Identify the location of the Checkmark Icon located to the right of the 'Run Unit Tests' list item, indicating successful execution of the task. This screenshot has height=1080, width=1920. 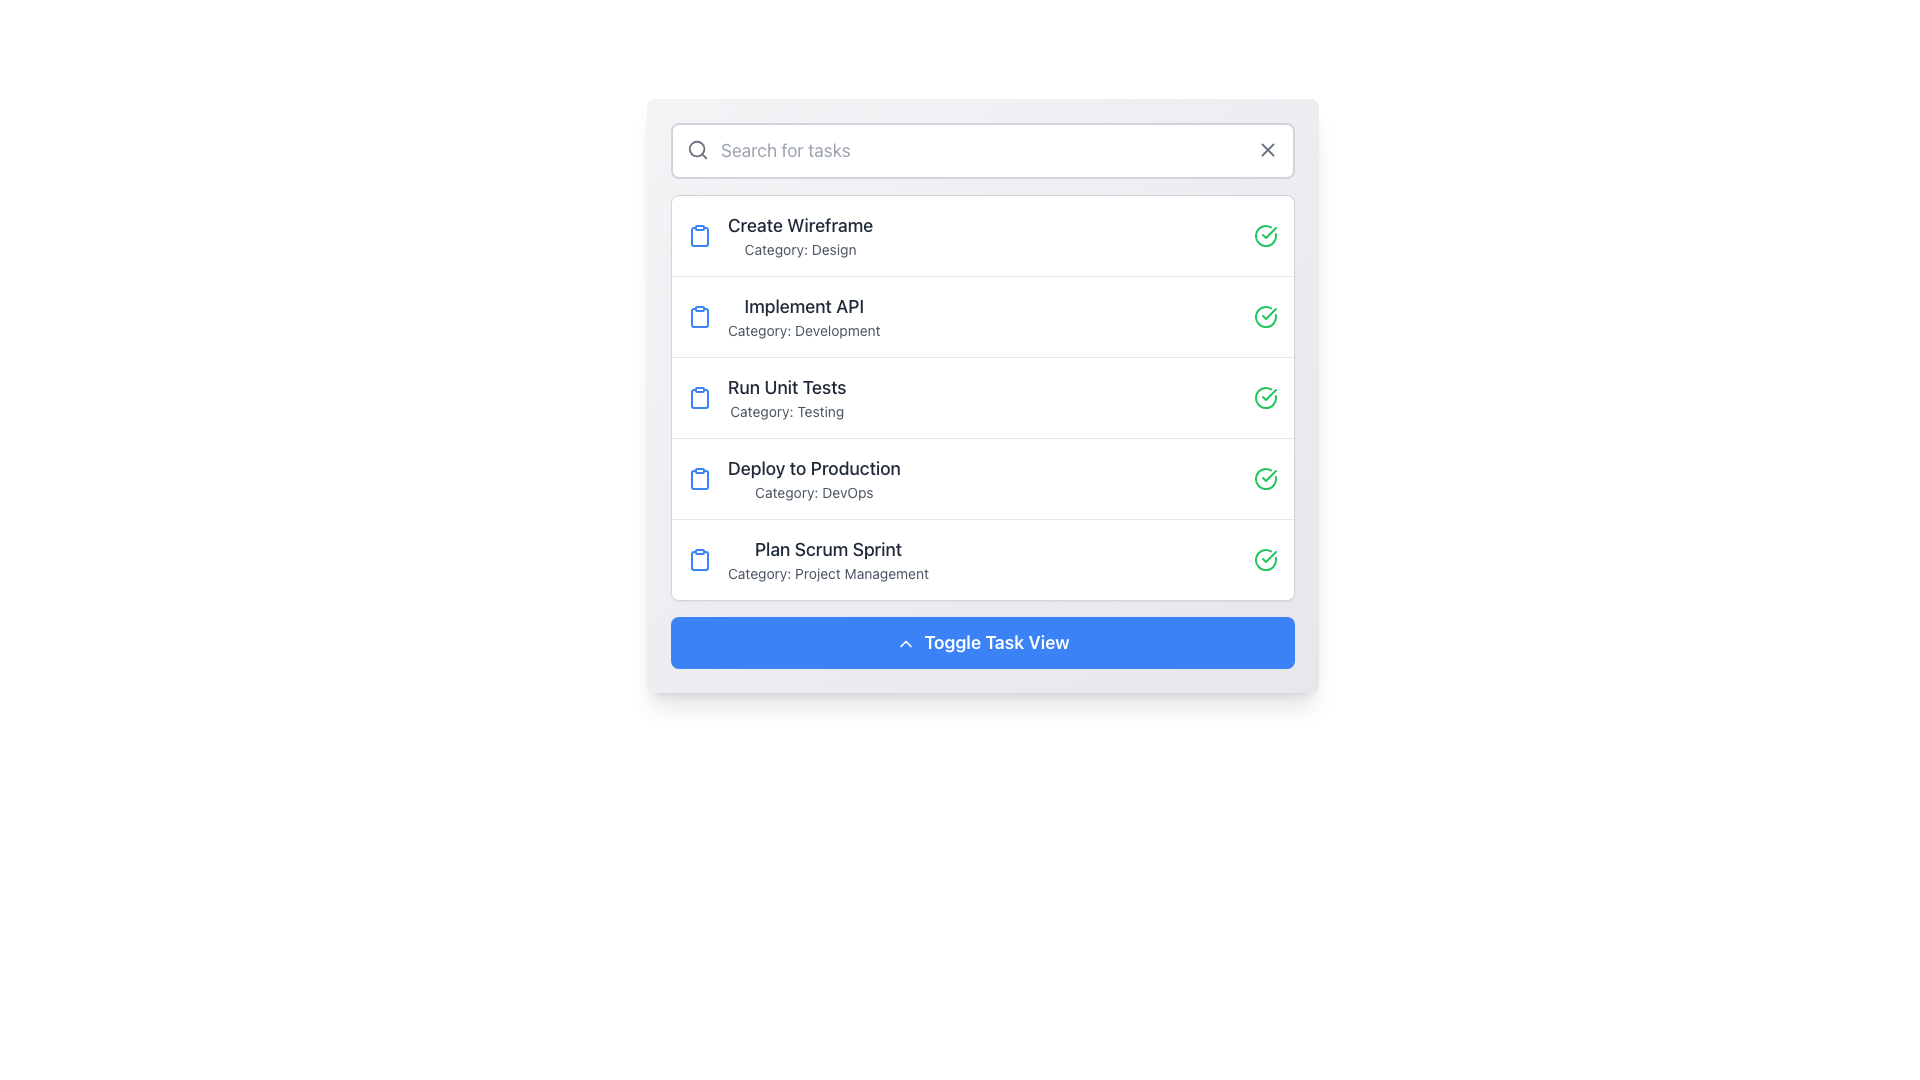
(1265, 397).